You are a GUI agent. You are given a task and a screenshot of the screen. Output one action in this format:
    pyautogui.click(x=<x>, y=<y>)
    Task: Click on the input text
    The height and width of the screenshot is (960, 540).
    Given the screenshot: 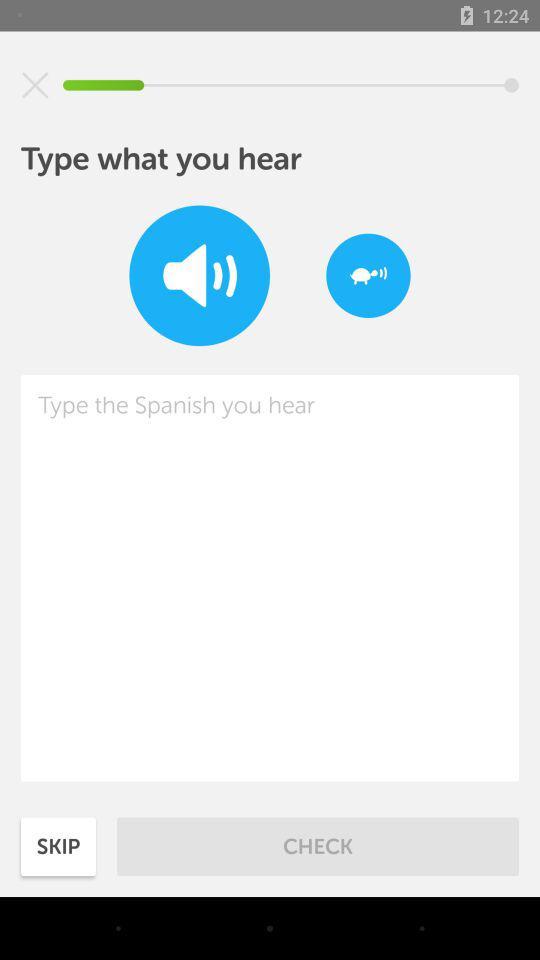 What is the action you would take?
    pyautogui.click(x=270, y=578)
    